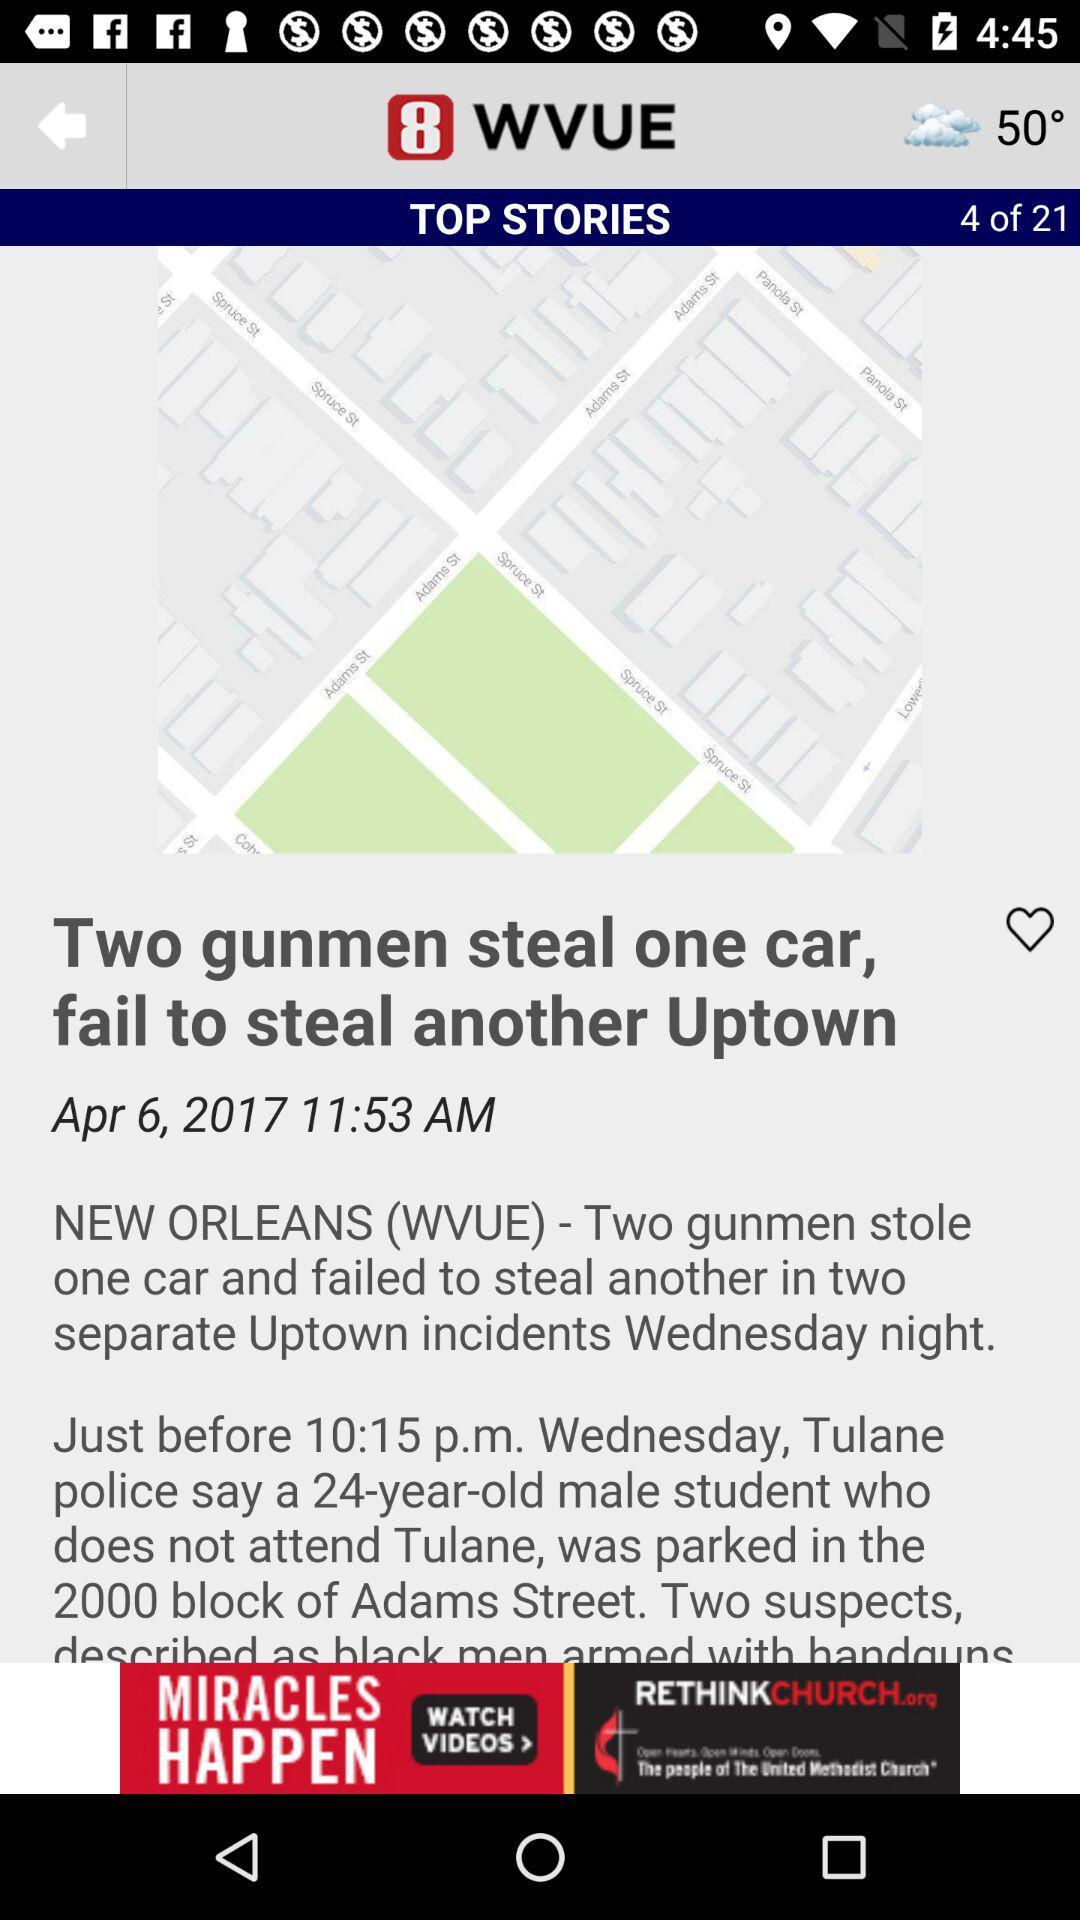  What do you see at coordinates (61, 124) in the screenshot?
I see `go back` at bounding box center [61, 124].